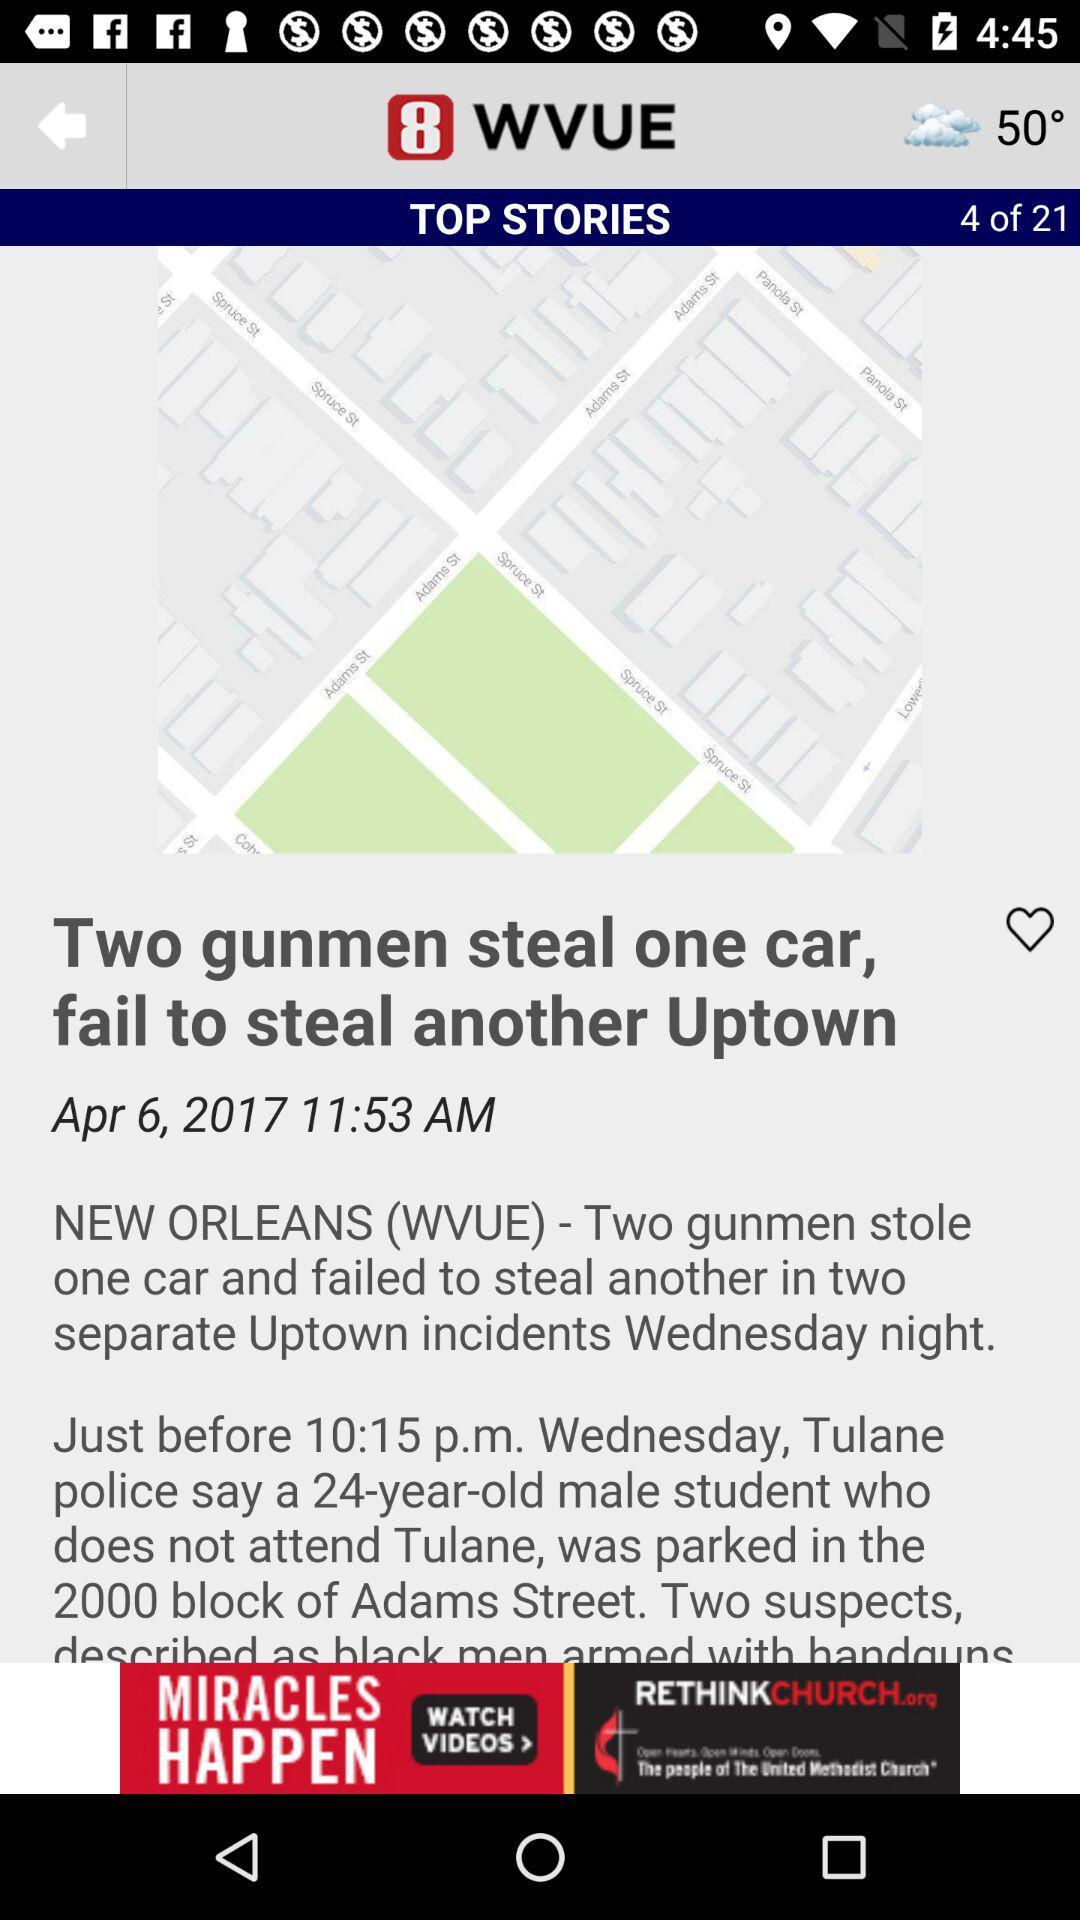  What do you see at coordinates (61, 124) in the screenshot?
I see `go back` at bounding box center [61, 124].